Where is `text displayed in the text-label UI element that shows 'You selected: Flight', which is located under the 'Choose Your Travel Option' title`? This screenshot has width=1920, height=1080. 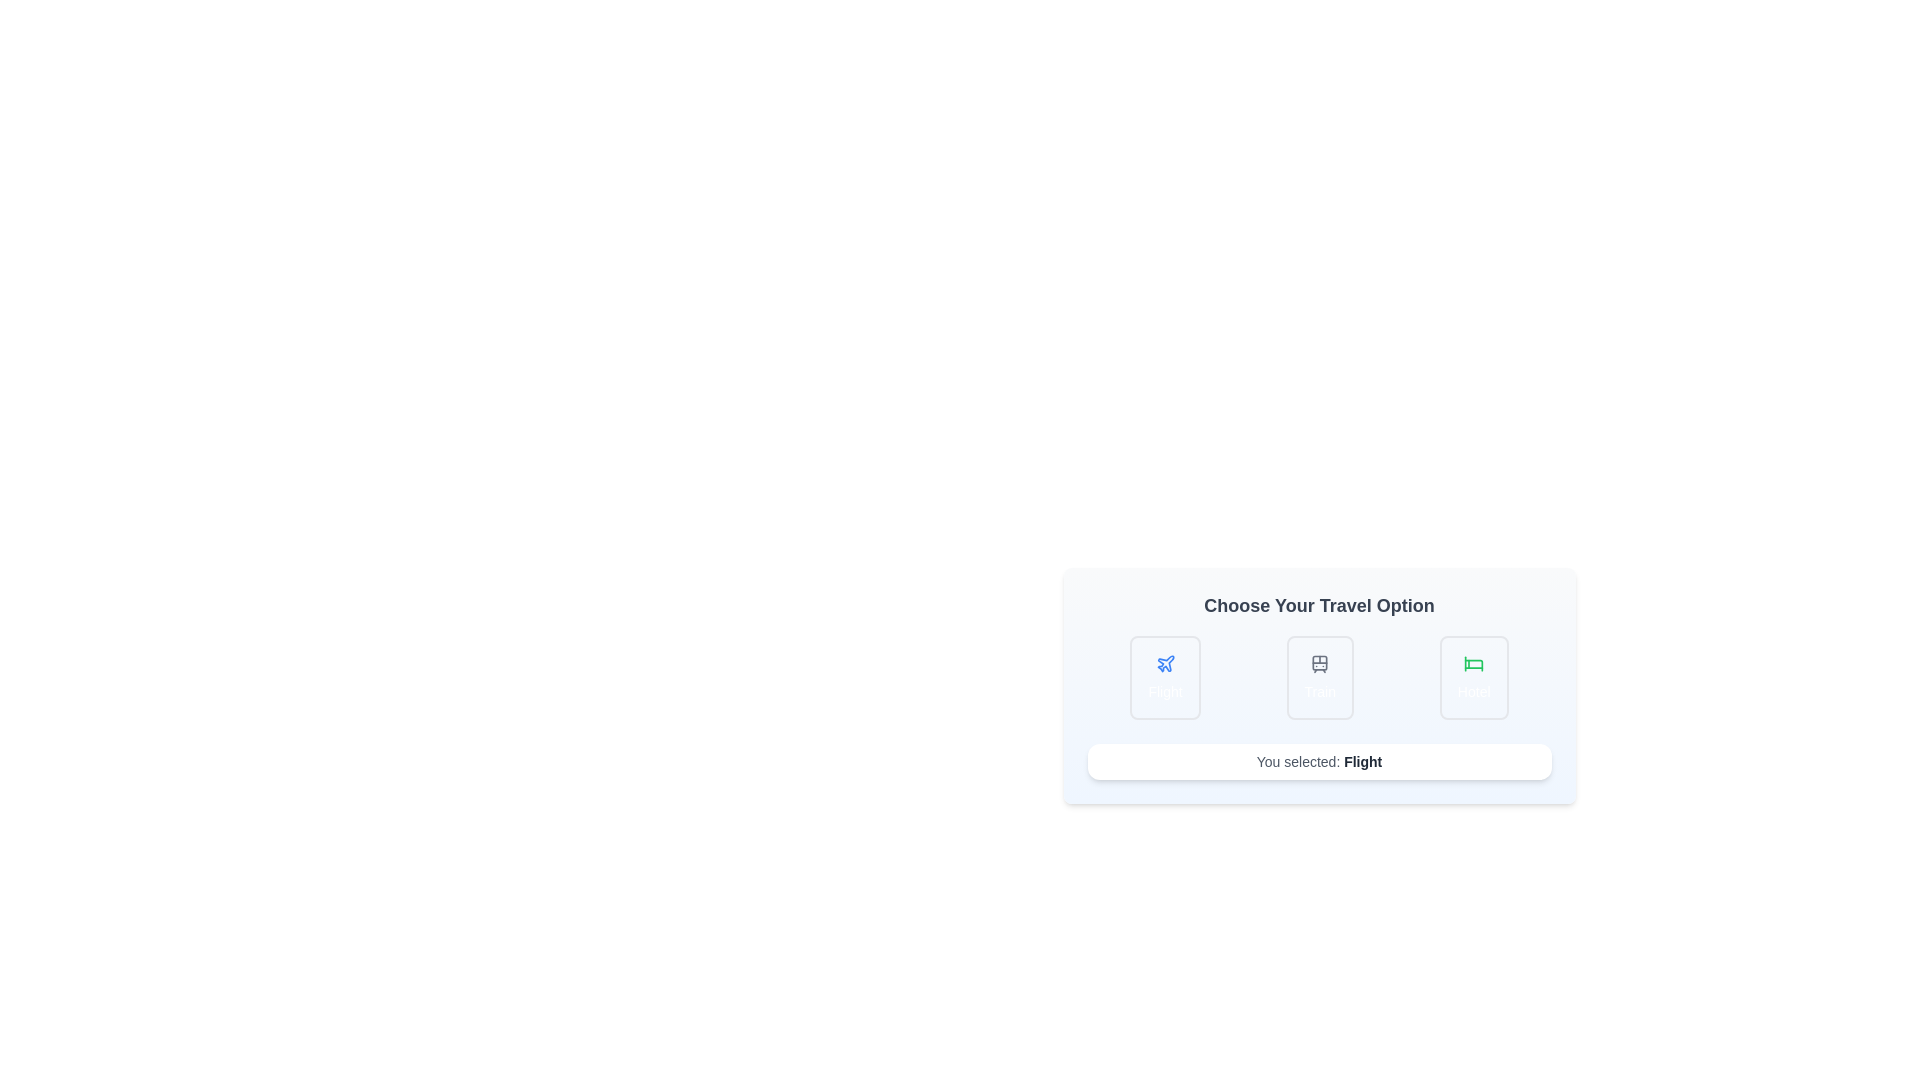
text displayed in the text-label UI element that shows 'You selected: Flight', which is located under the 'Choose Your Travel Option' title is located at coordinates (1319, 762).